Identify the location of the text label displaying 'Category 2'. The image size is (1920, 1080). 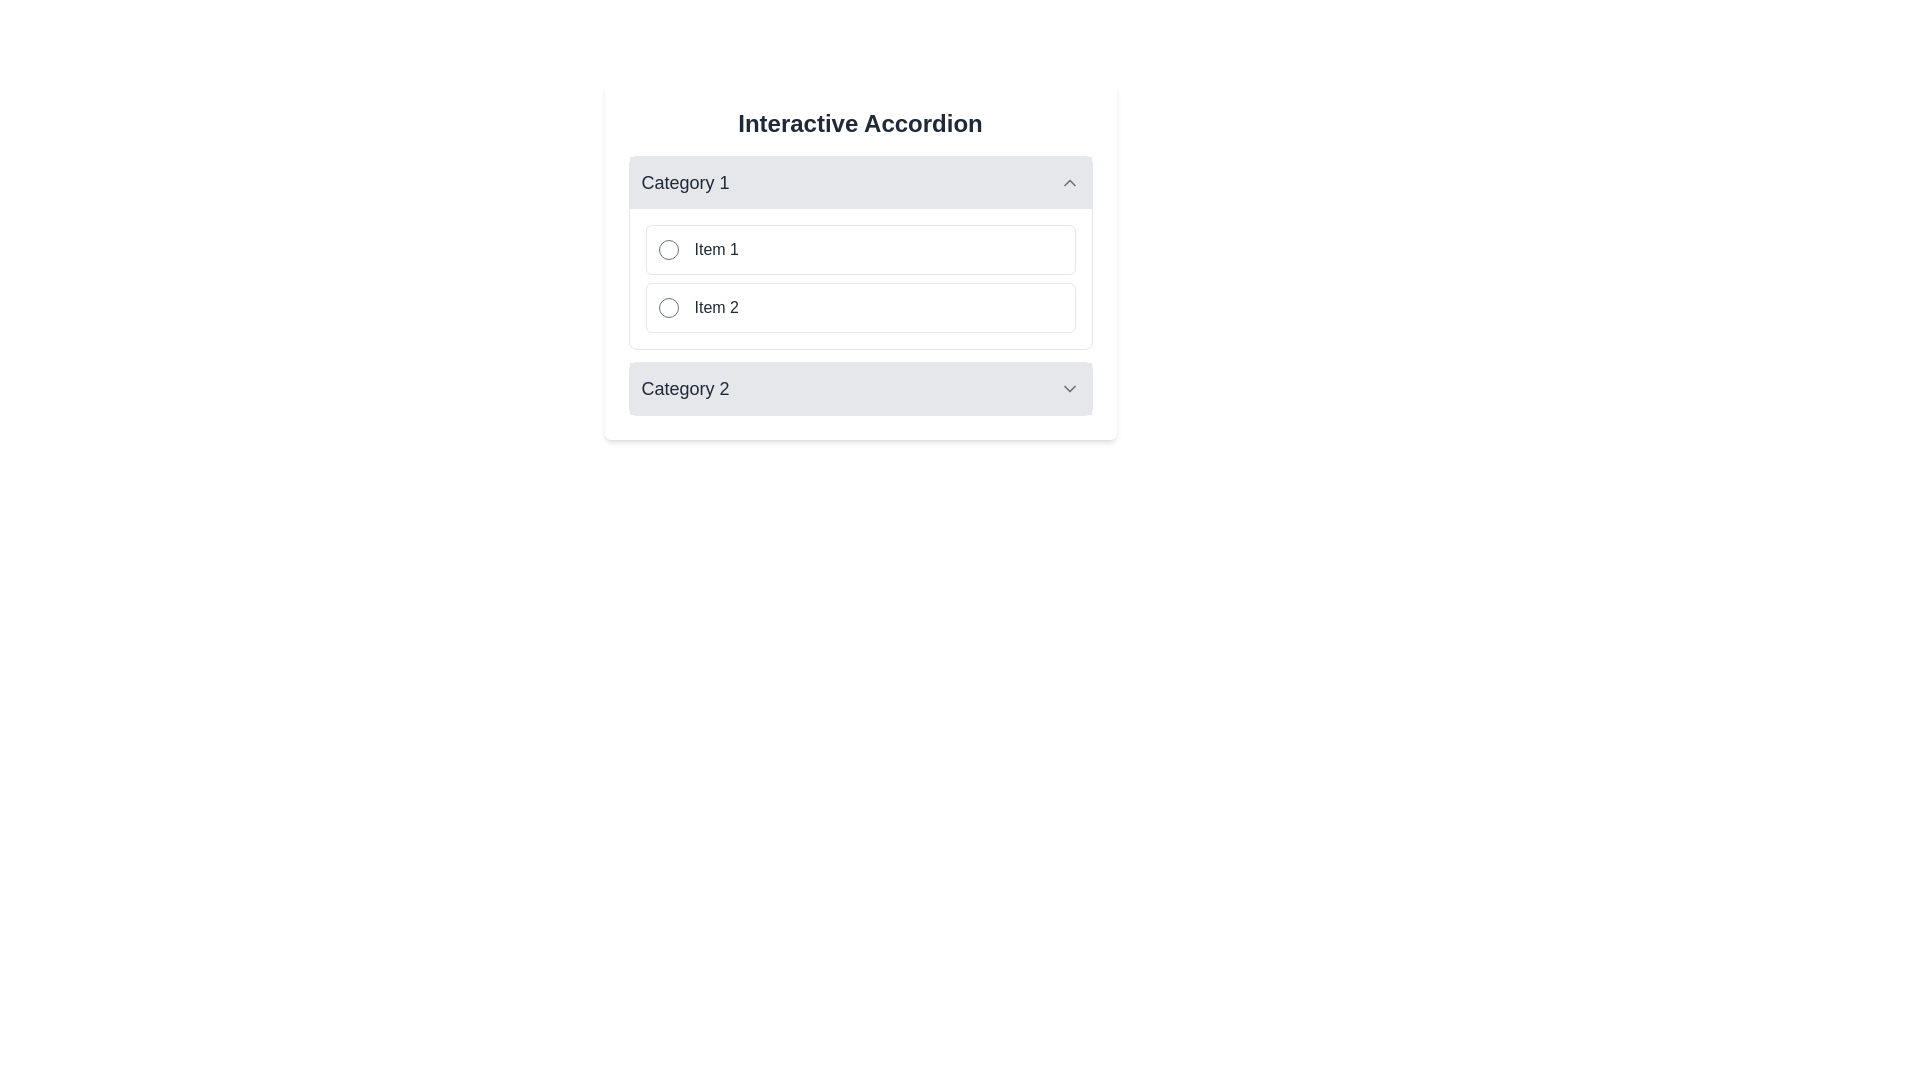
(685, 389).